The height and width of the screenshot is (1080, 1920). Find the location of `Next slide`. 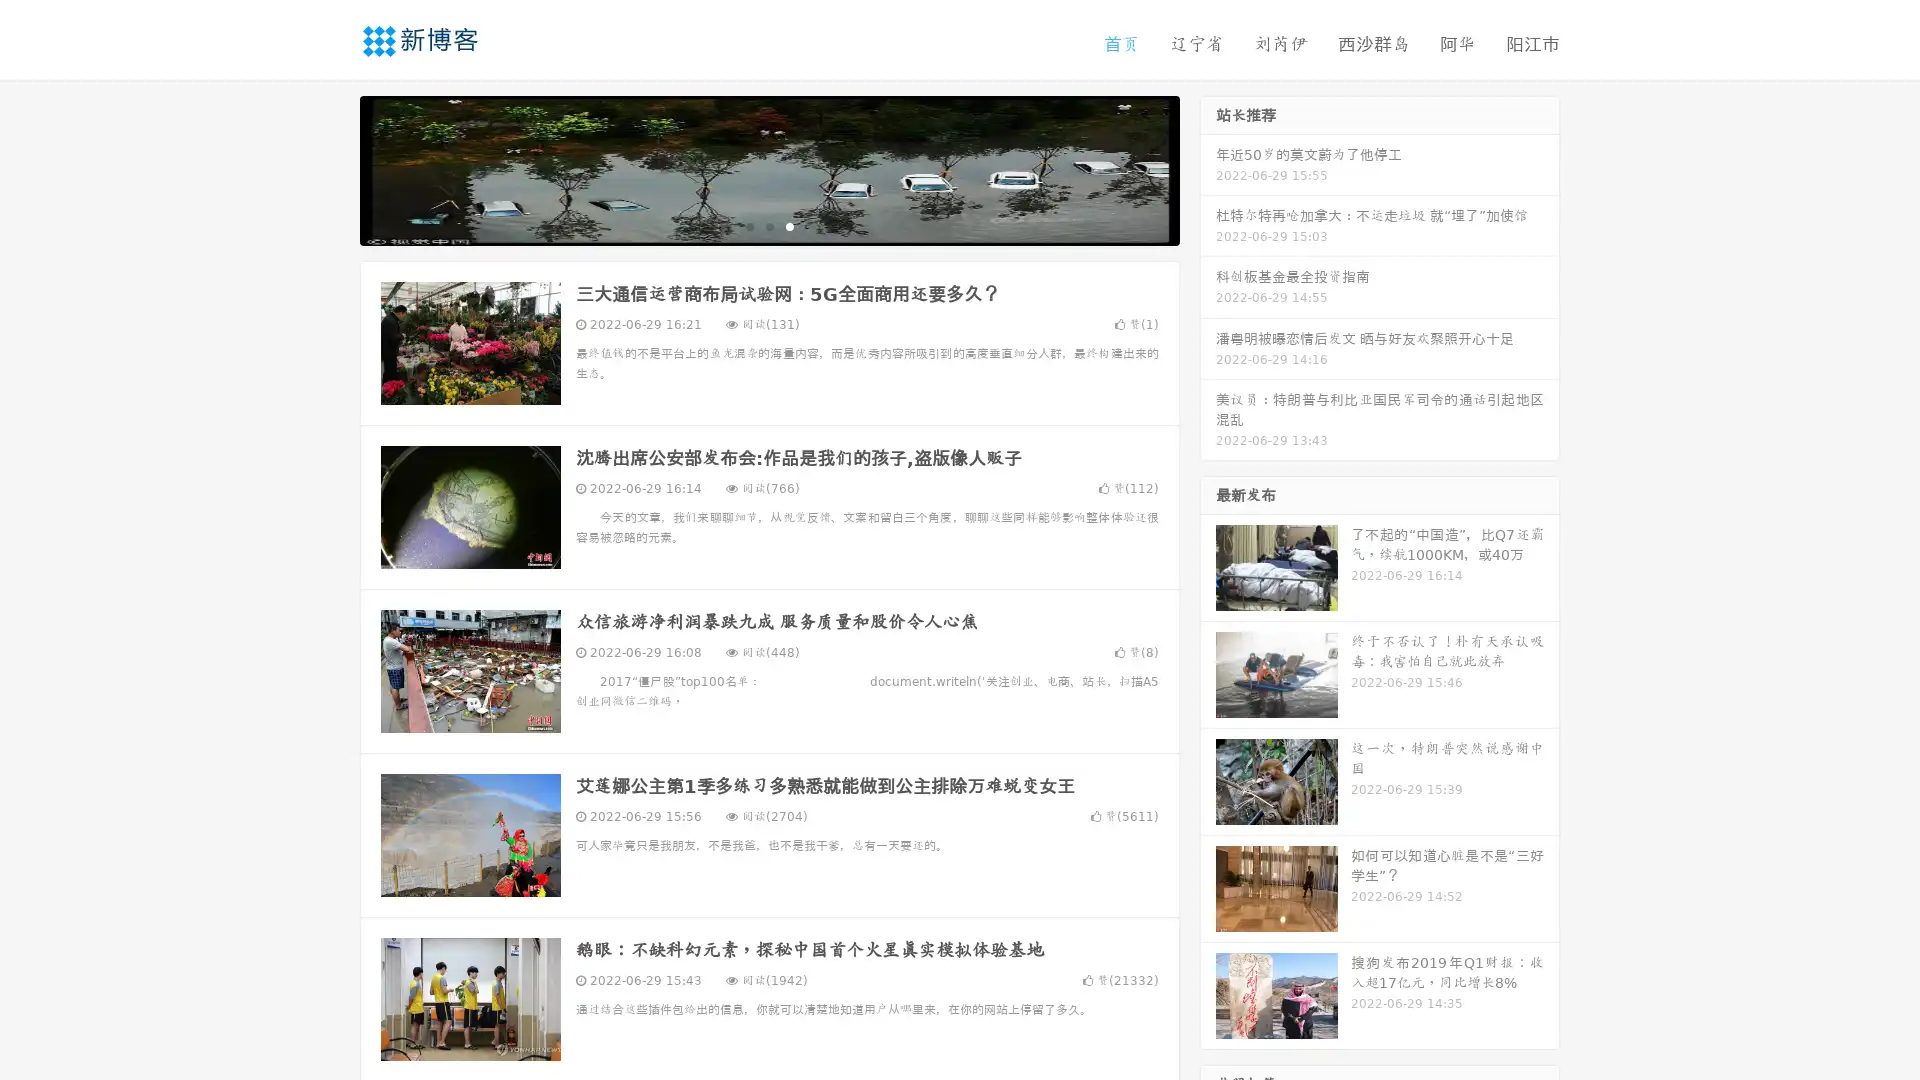

Next slide is located at coordinates (1208, 168).